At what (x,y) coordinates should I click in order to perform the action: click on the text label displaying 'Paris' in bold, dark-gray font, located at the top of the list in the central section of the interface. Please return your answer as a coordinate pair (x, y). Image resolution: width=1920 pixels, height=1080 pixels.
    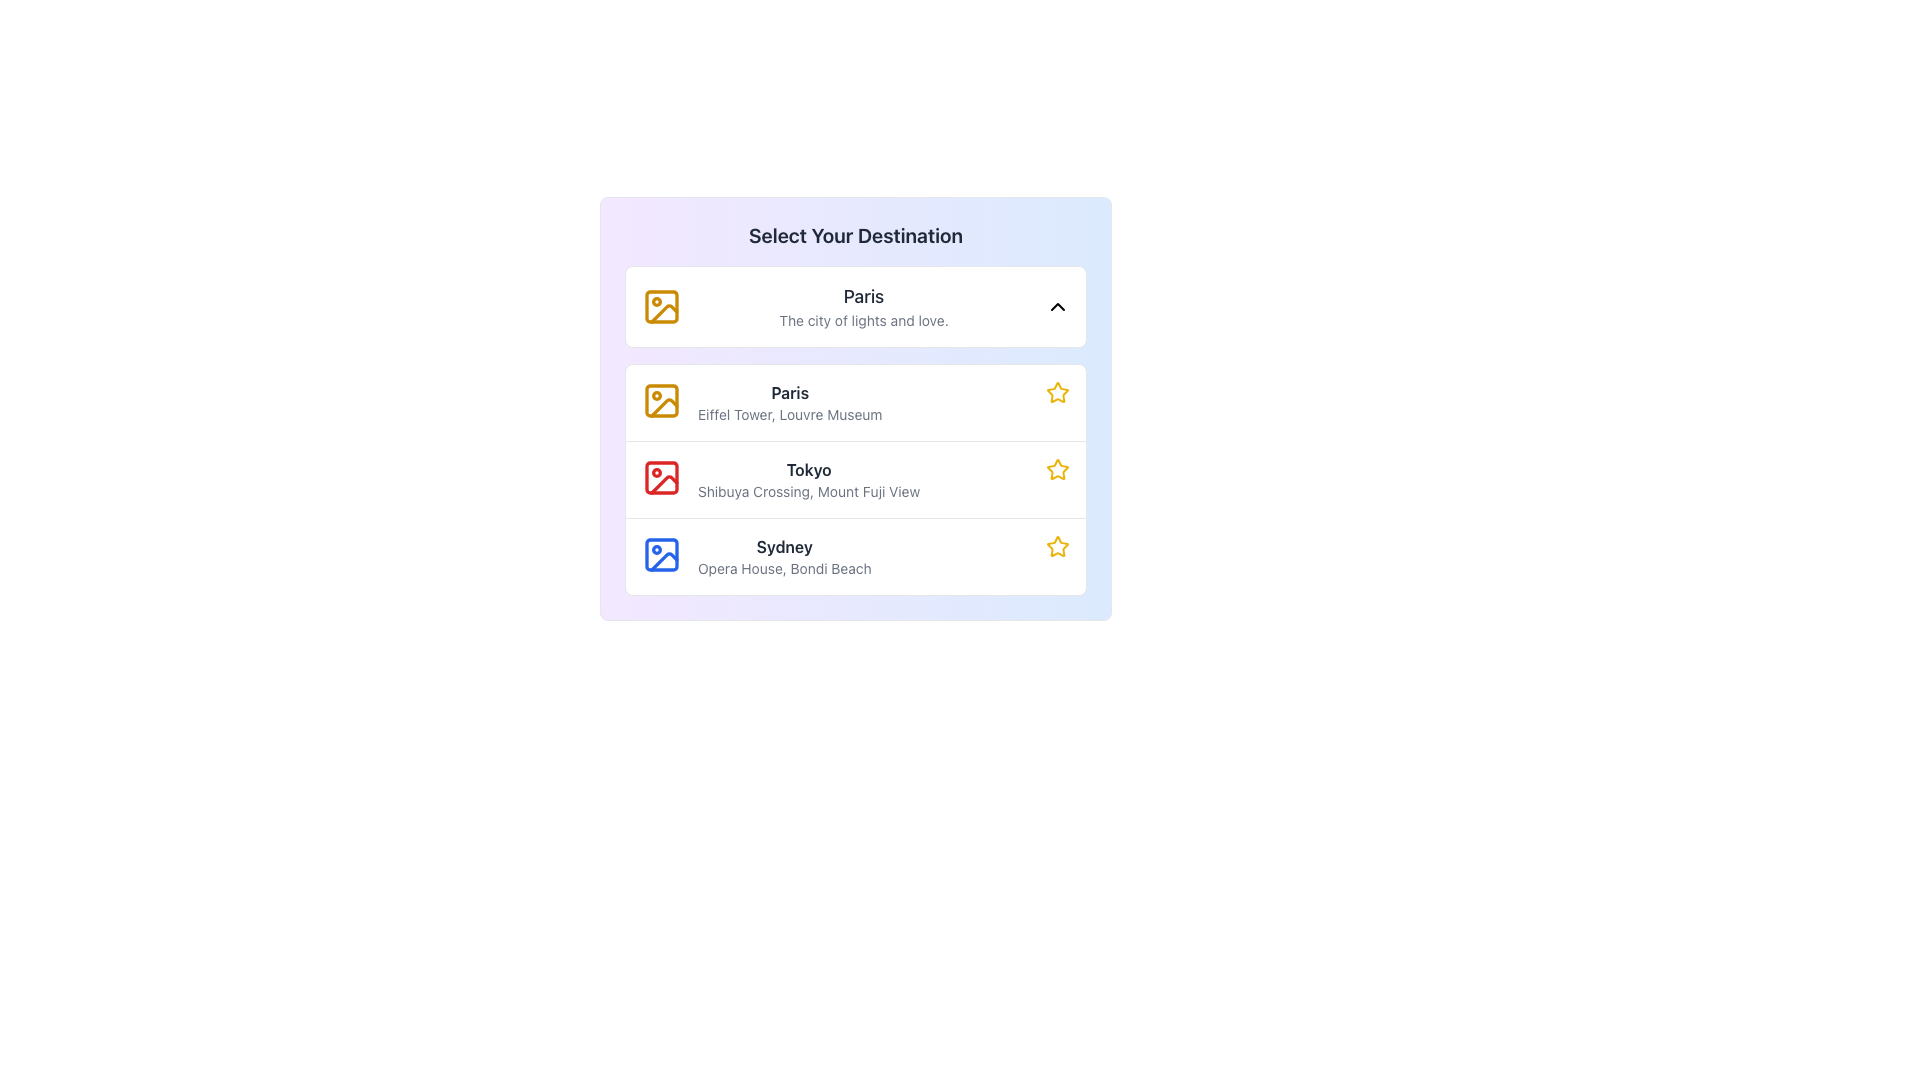
    Looking at the image, I should click on (864, 297).